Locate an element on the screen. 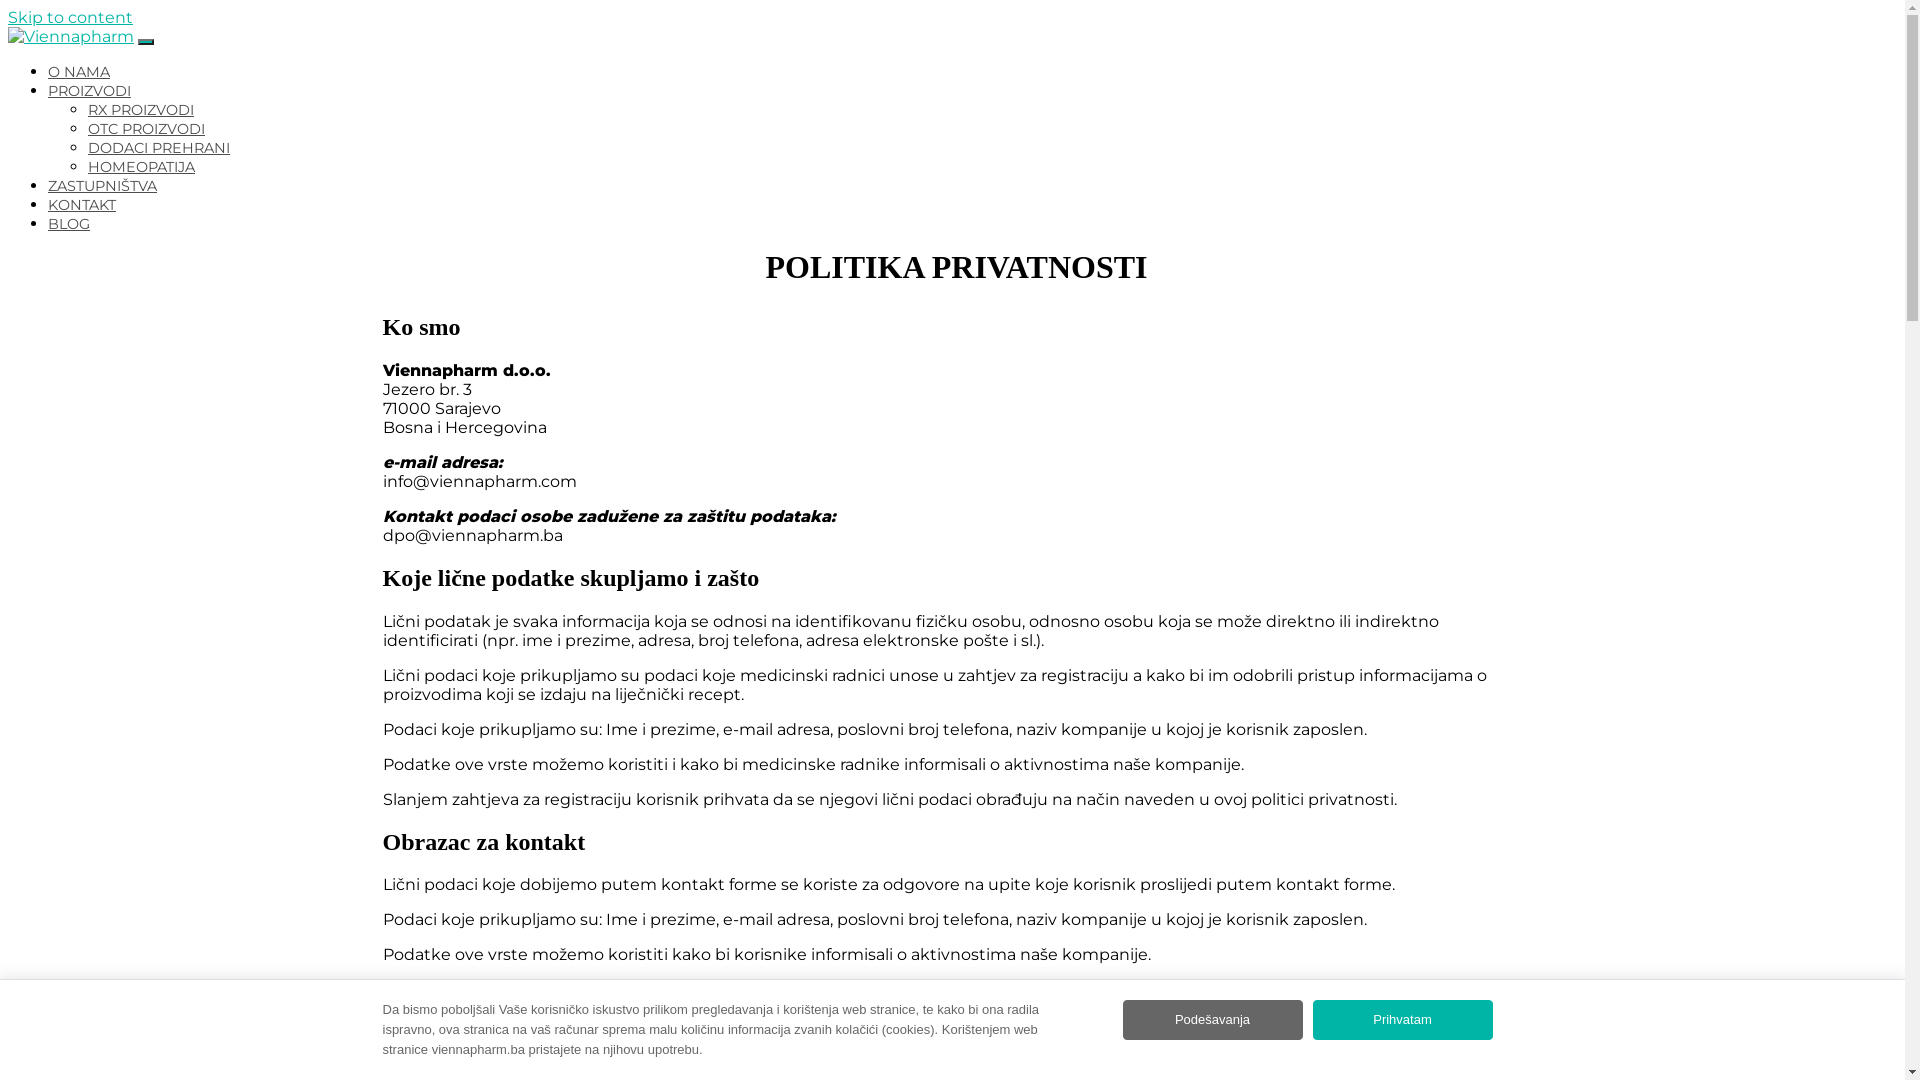 This screenshot has height=1080, width=1920. 'BLOG' is located at coordinates (48, 223).